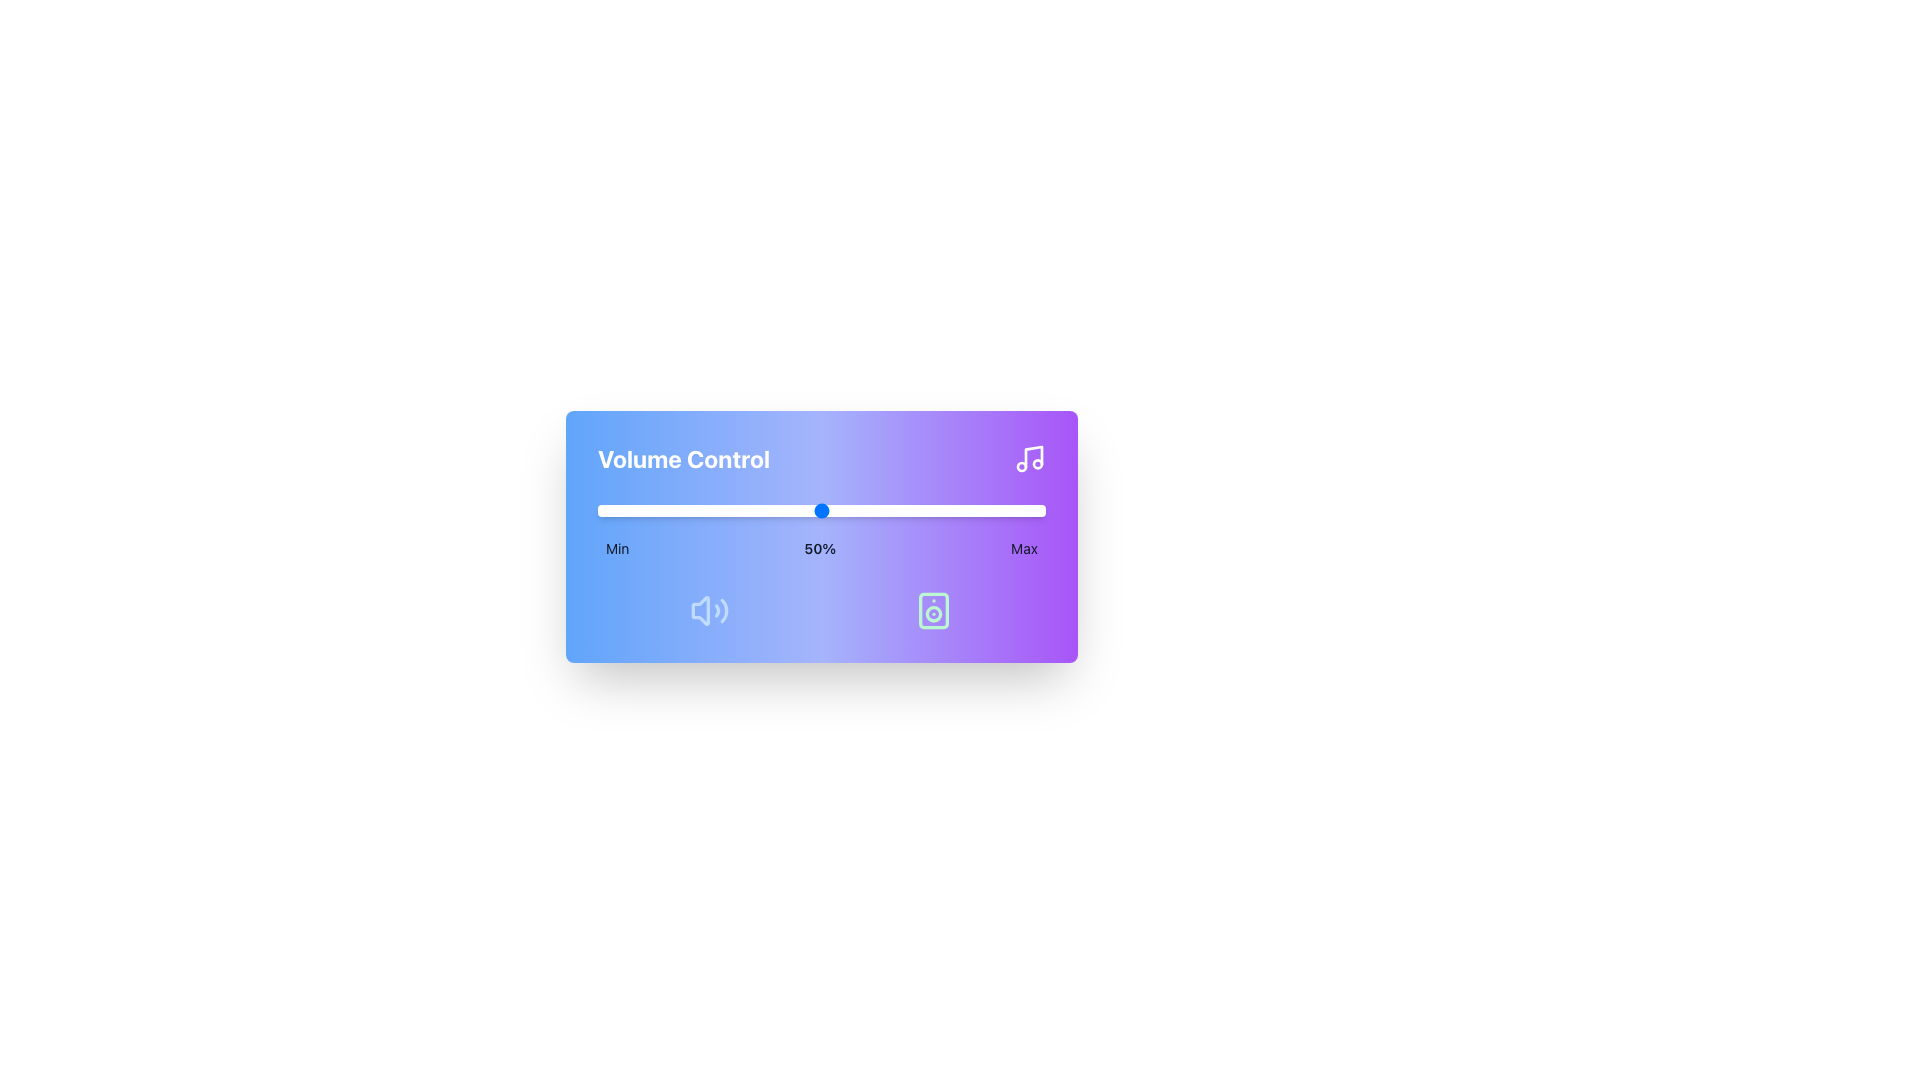 This screenshot has height=1080, width=1920. What do you see at coordinates (928, 509) in the screenshot?
I see `the slider` at bounding box center [928, 509].